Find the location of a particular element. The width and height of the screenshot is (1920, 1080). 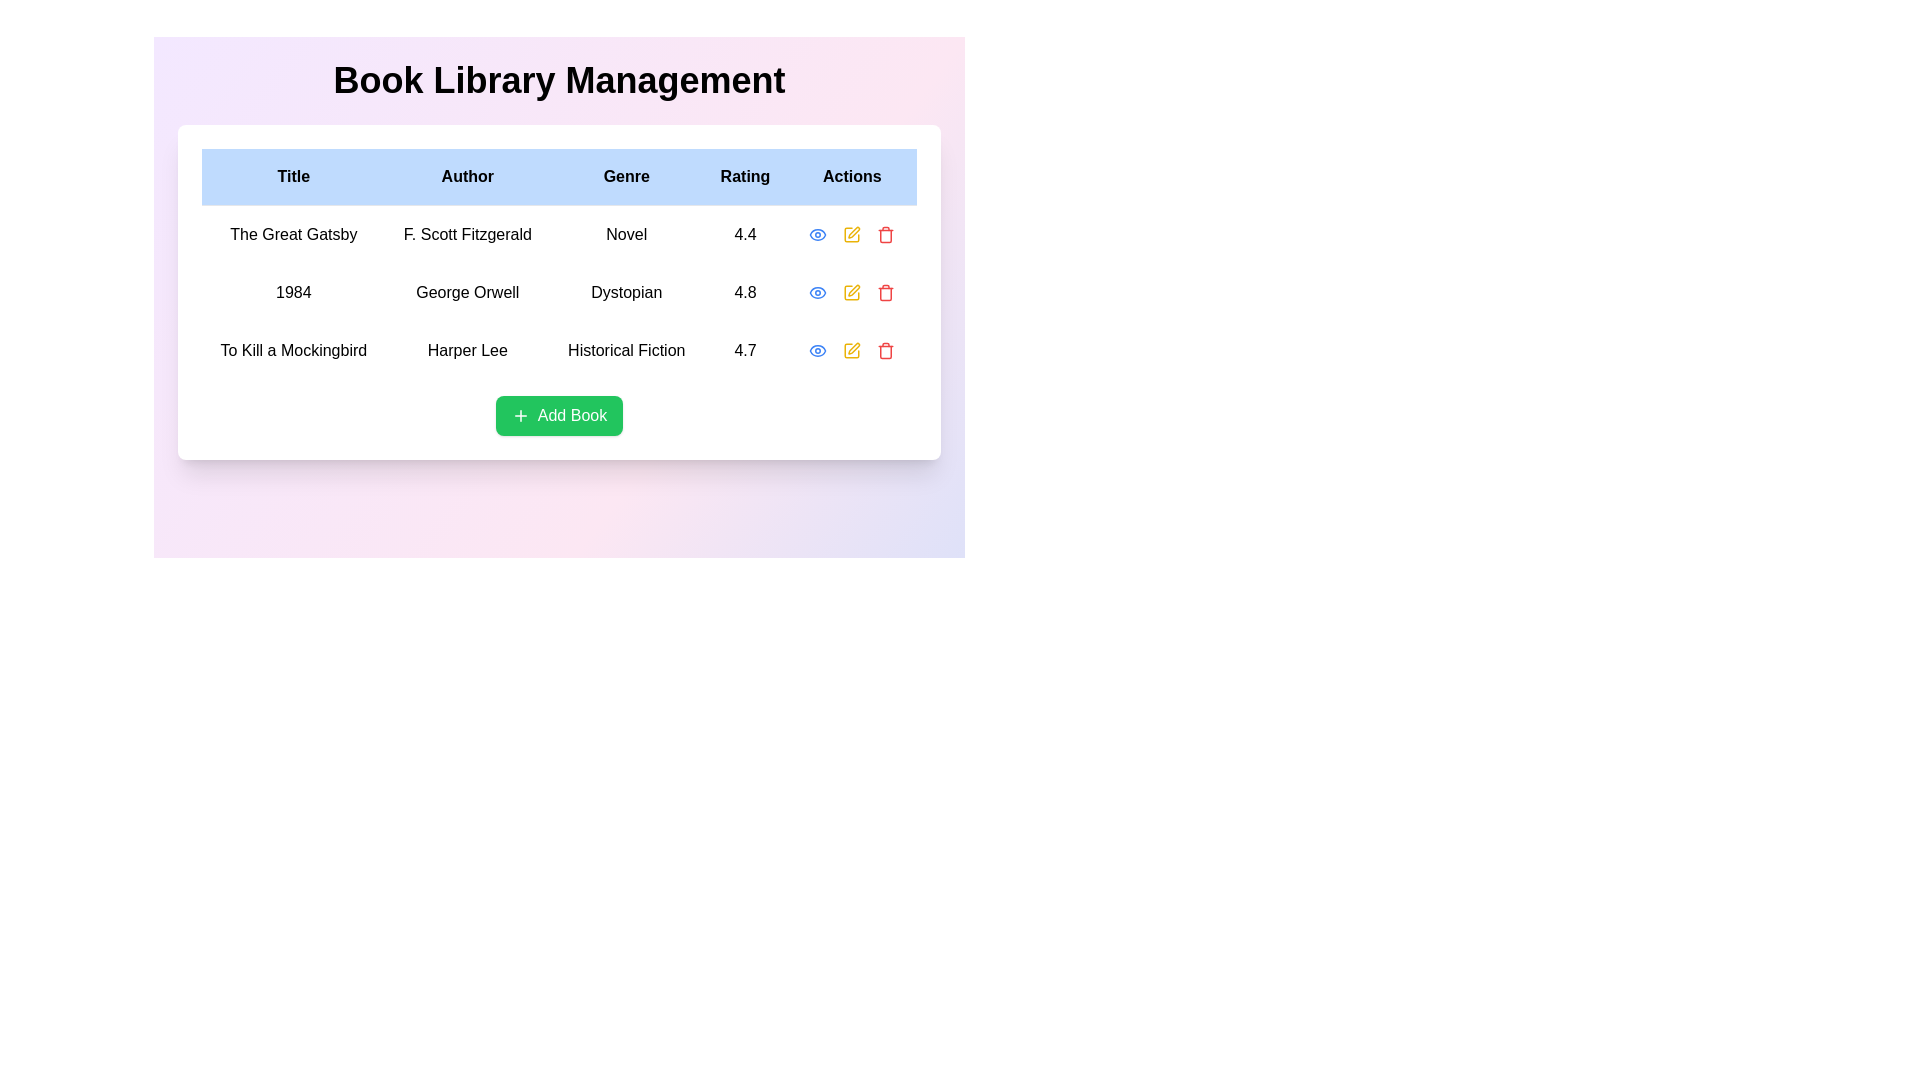

the yellow pen icon in the 'Actions' column to initiate editing for the book '1984' by George Orwell is located at coordinates (854, 231).